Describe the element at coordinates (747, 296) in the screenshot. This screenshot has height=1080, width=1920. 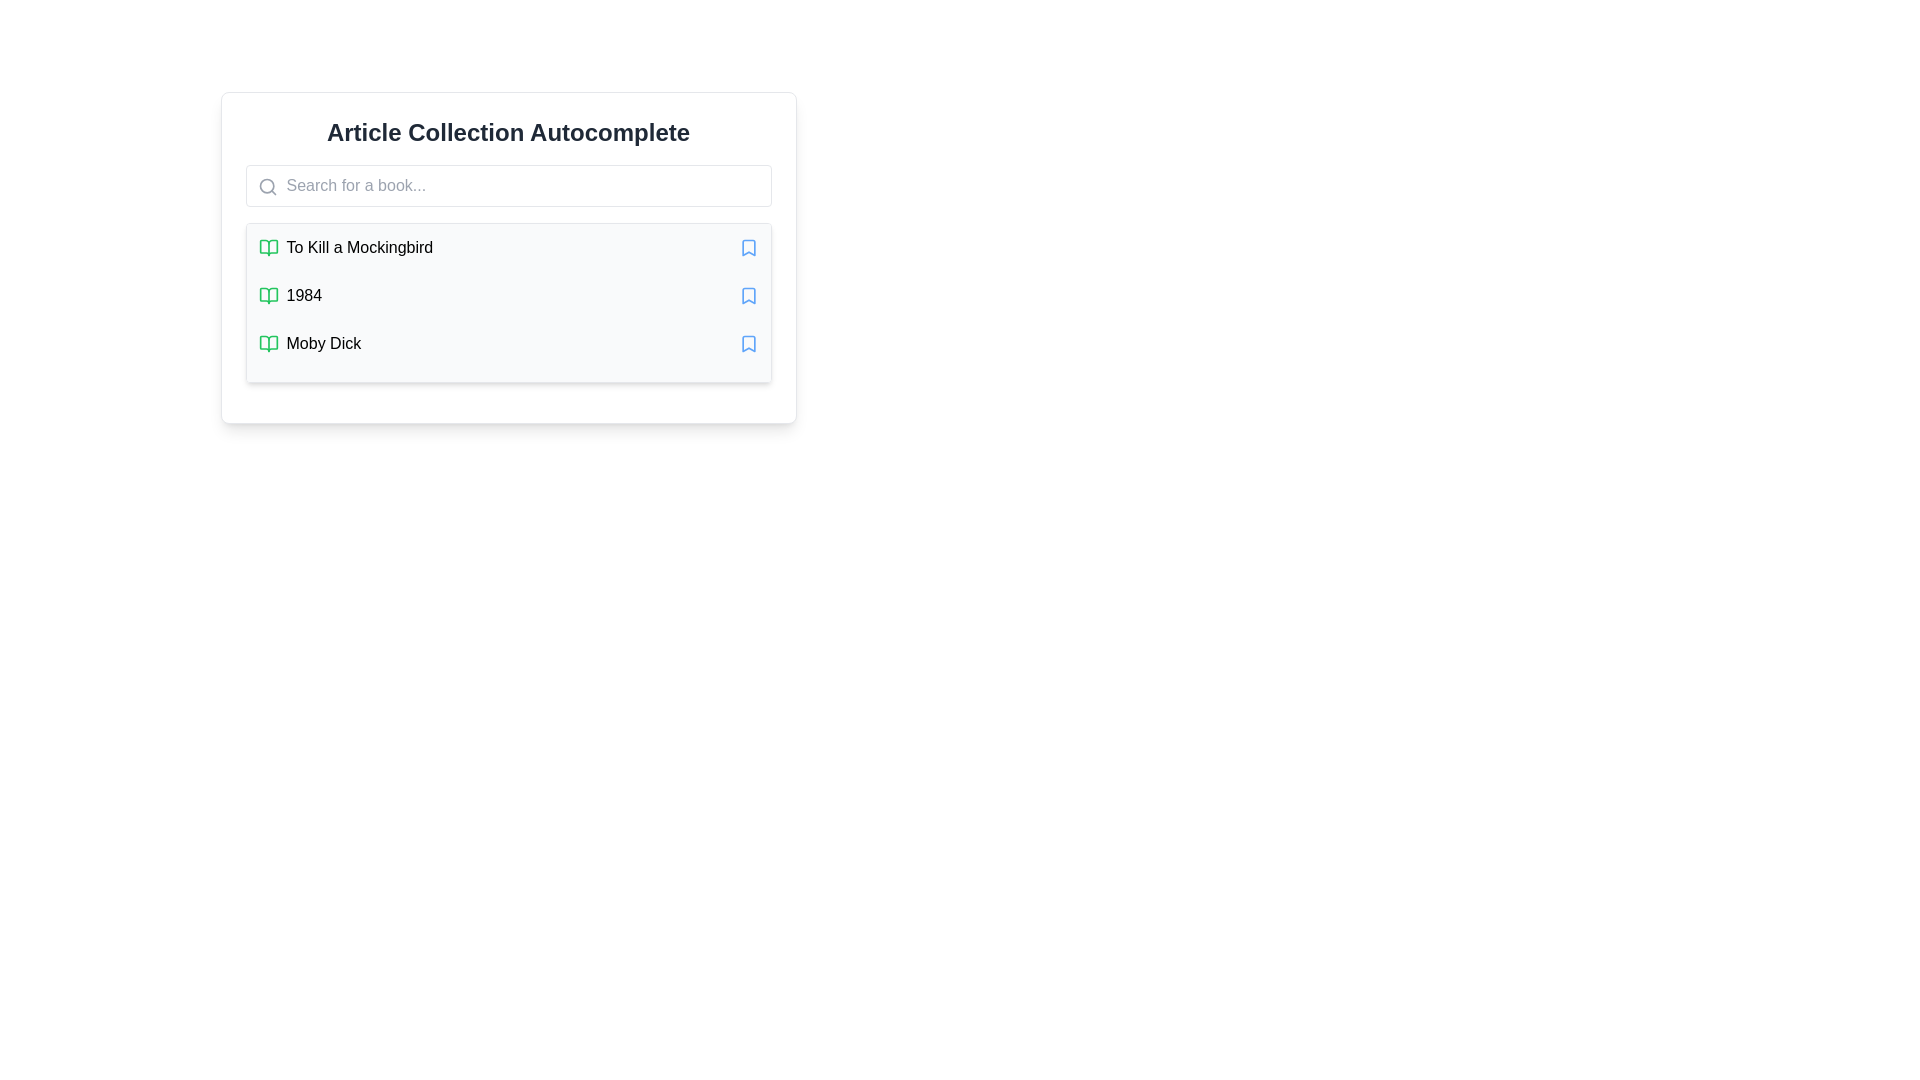
I see `the bookmark icon next to the '1984' list item` at that location.